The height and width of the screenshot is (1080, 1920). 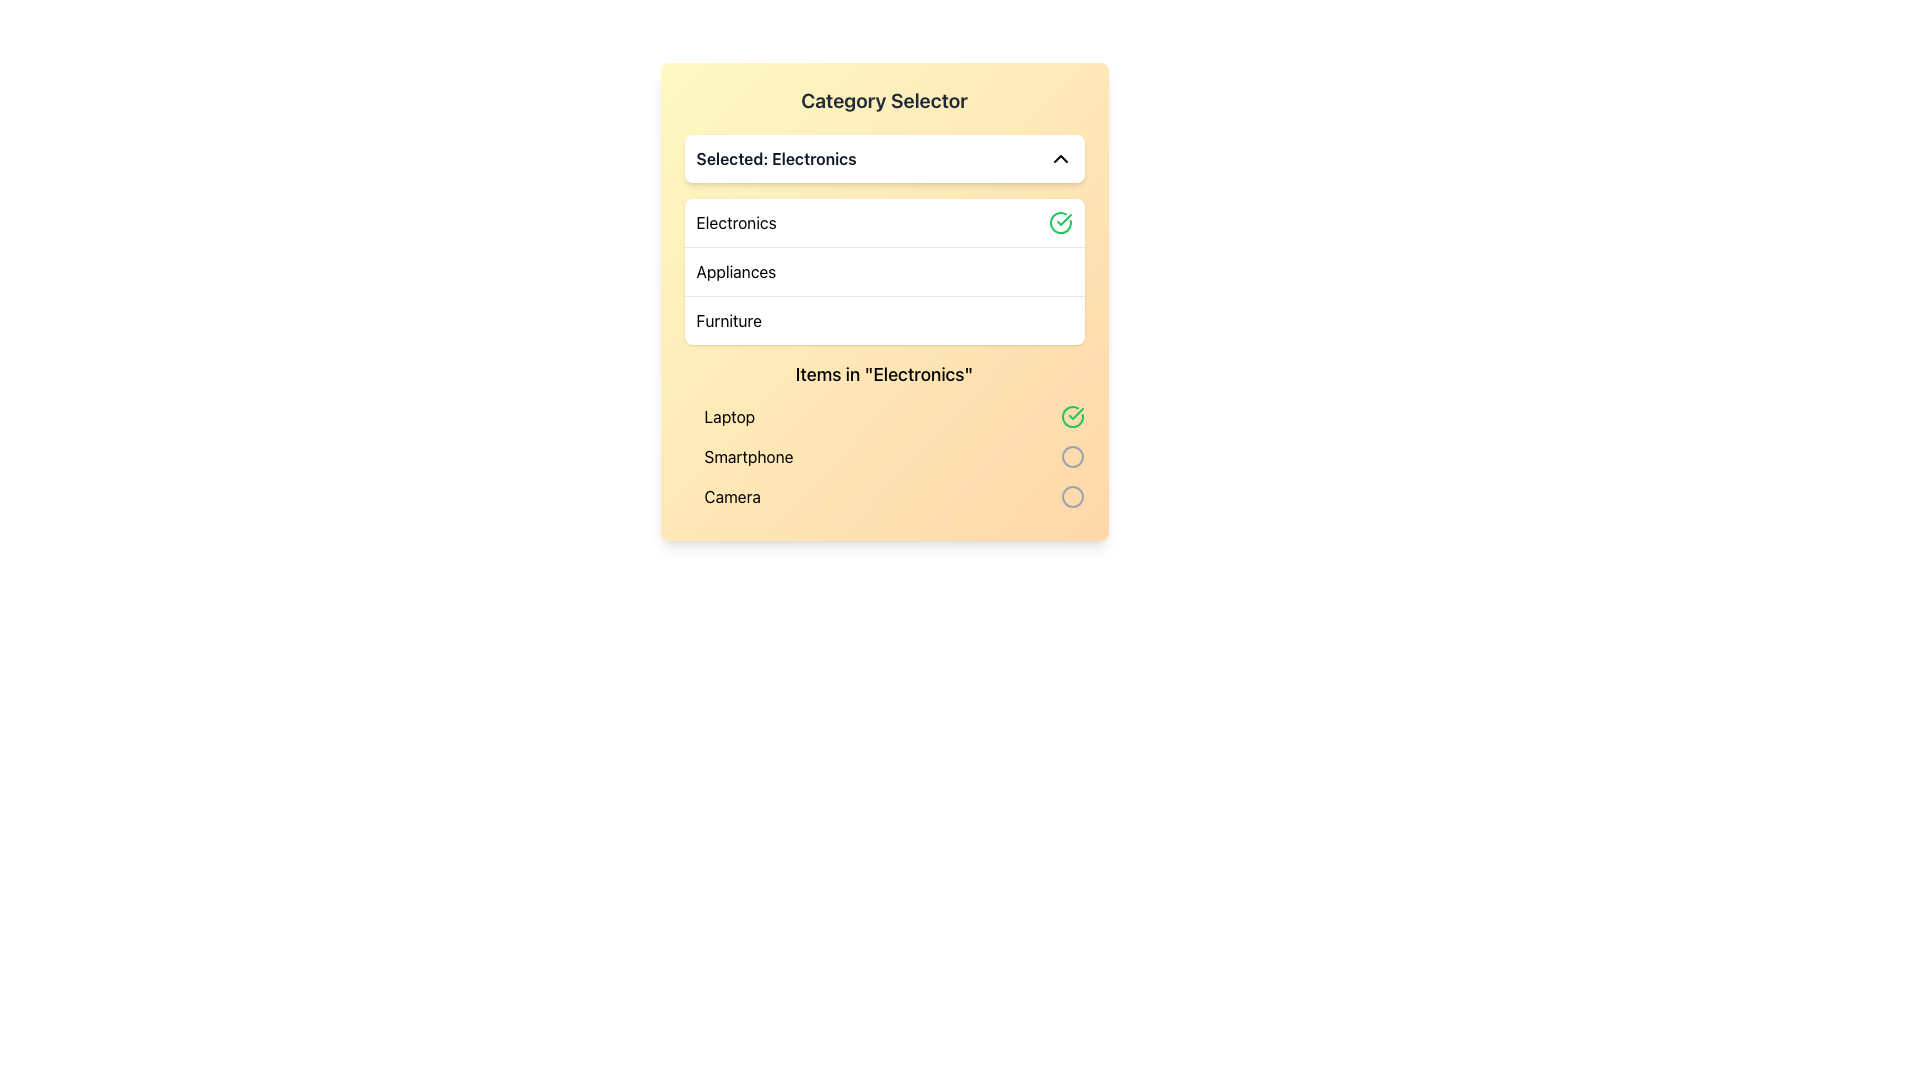 I want to click on the green circular checkmark icon located on the far right of the row containing the text 'Laptop' in the 'Items in Electronics' section, so click(x=1071, y=415).